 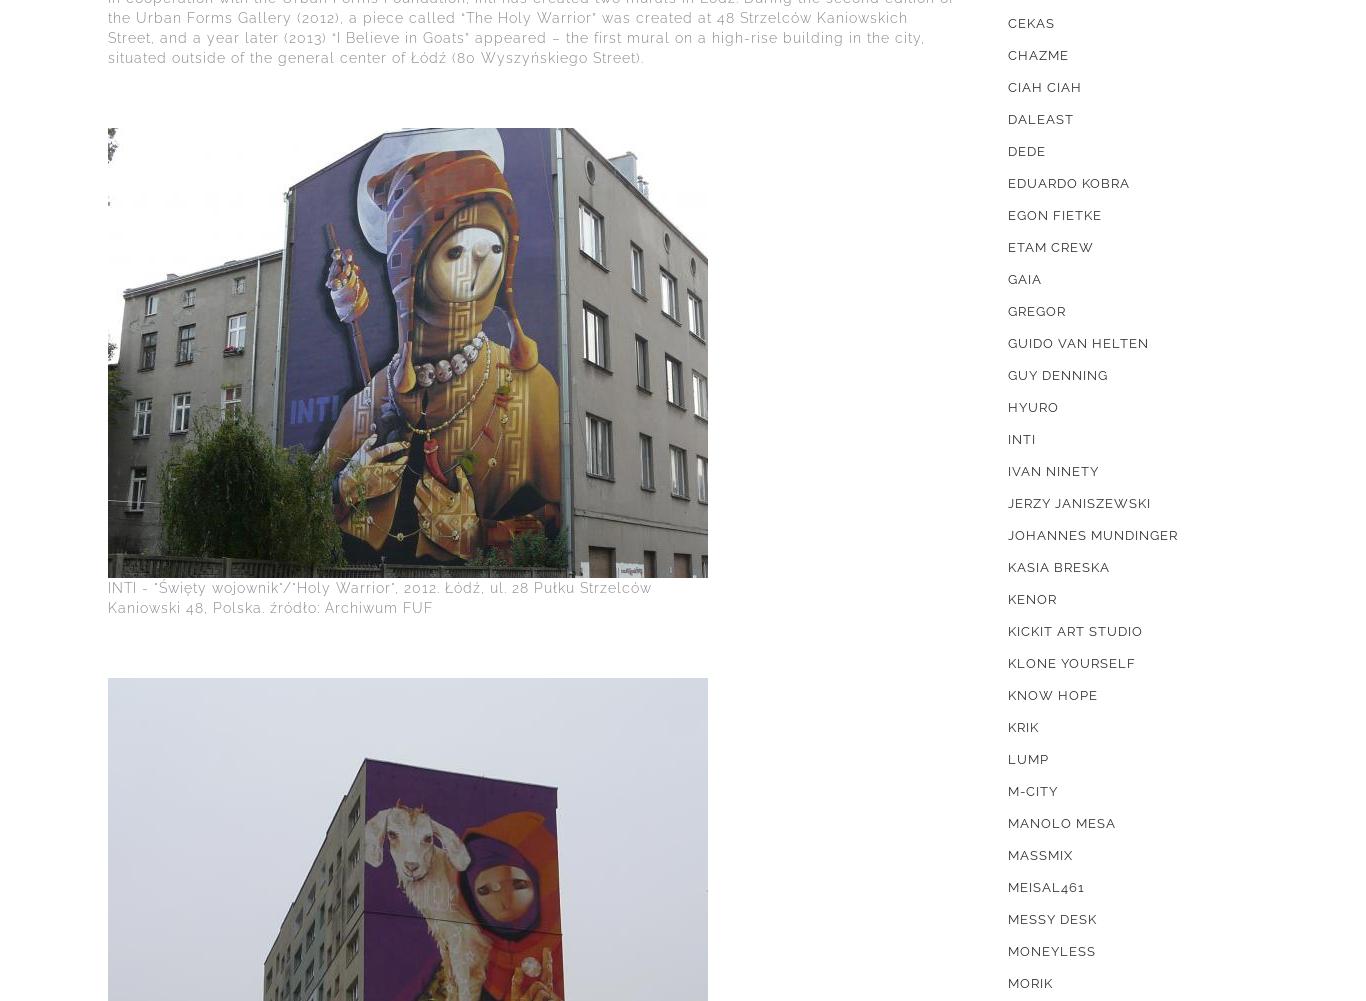 I want to click on 'EGON FIETKE', so click(x=1053, y=214).